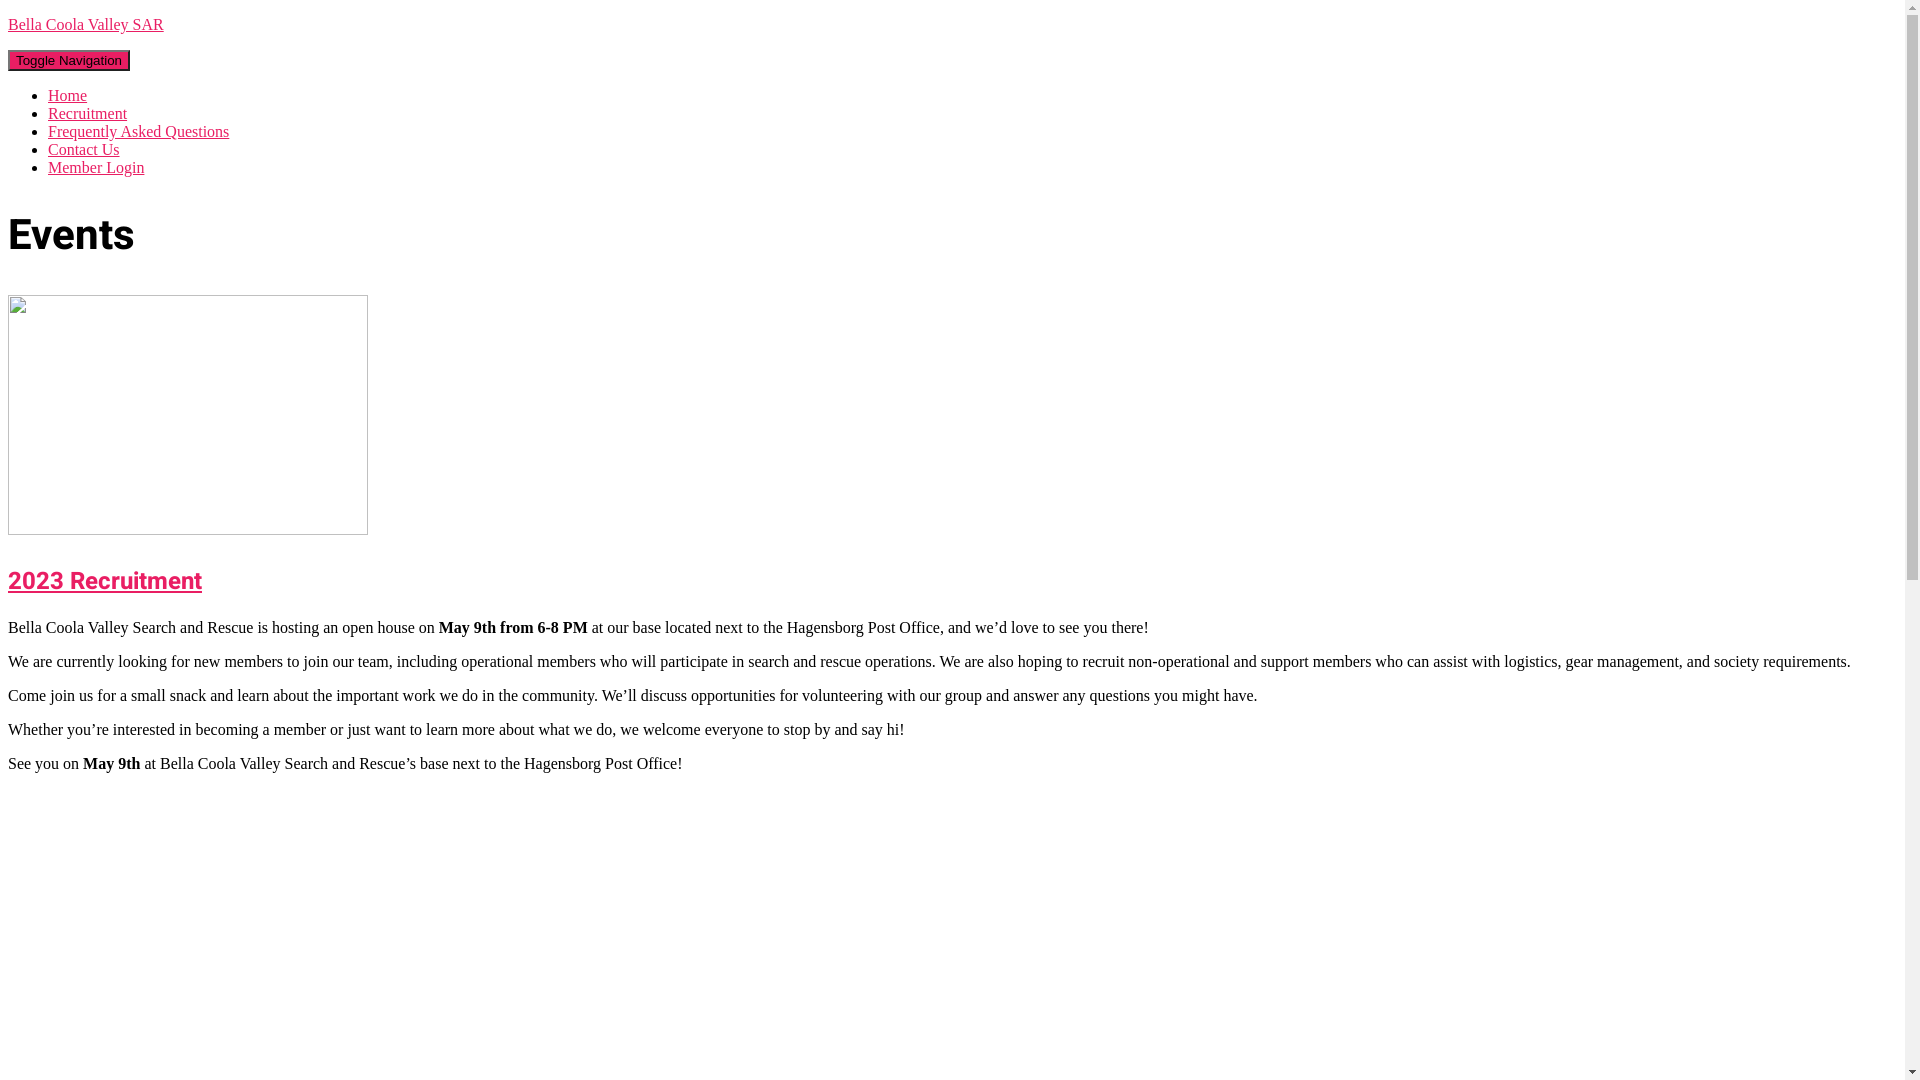 Image resolution: width=1920 pixels, height=1080 pixels. I want to click on 'Member Login', so click(95, 166).